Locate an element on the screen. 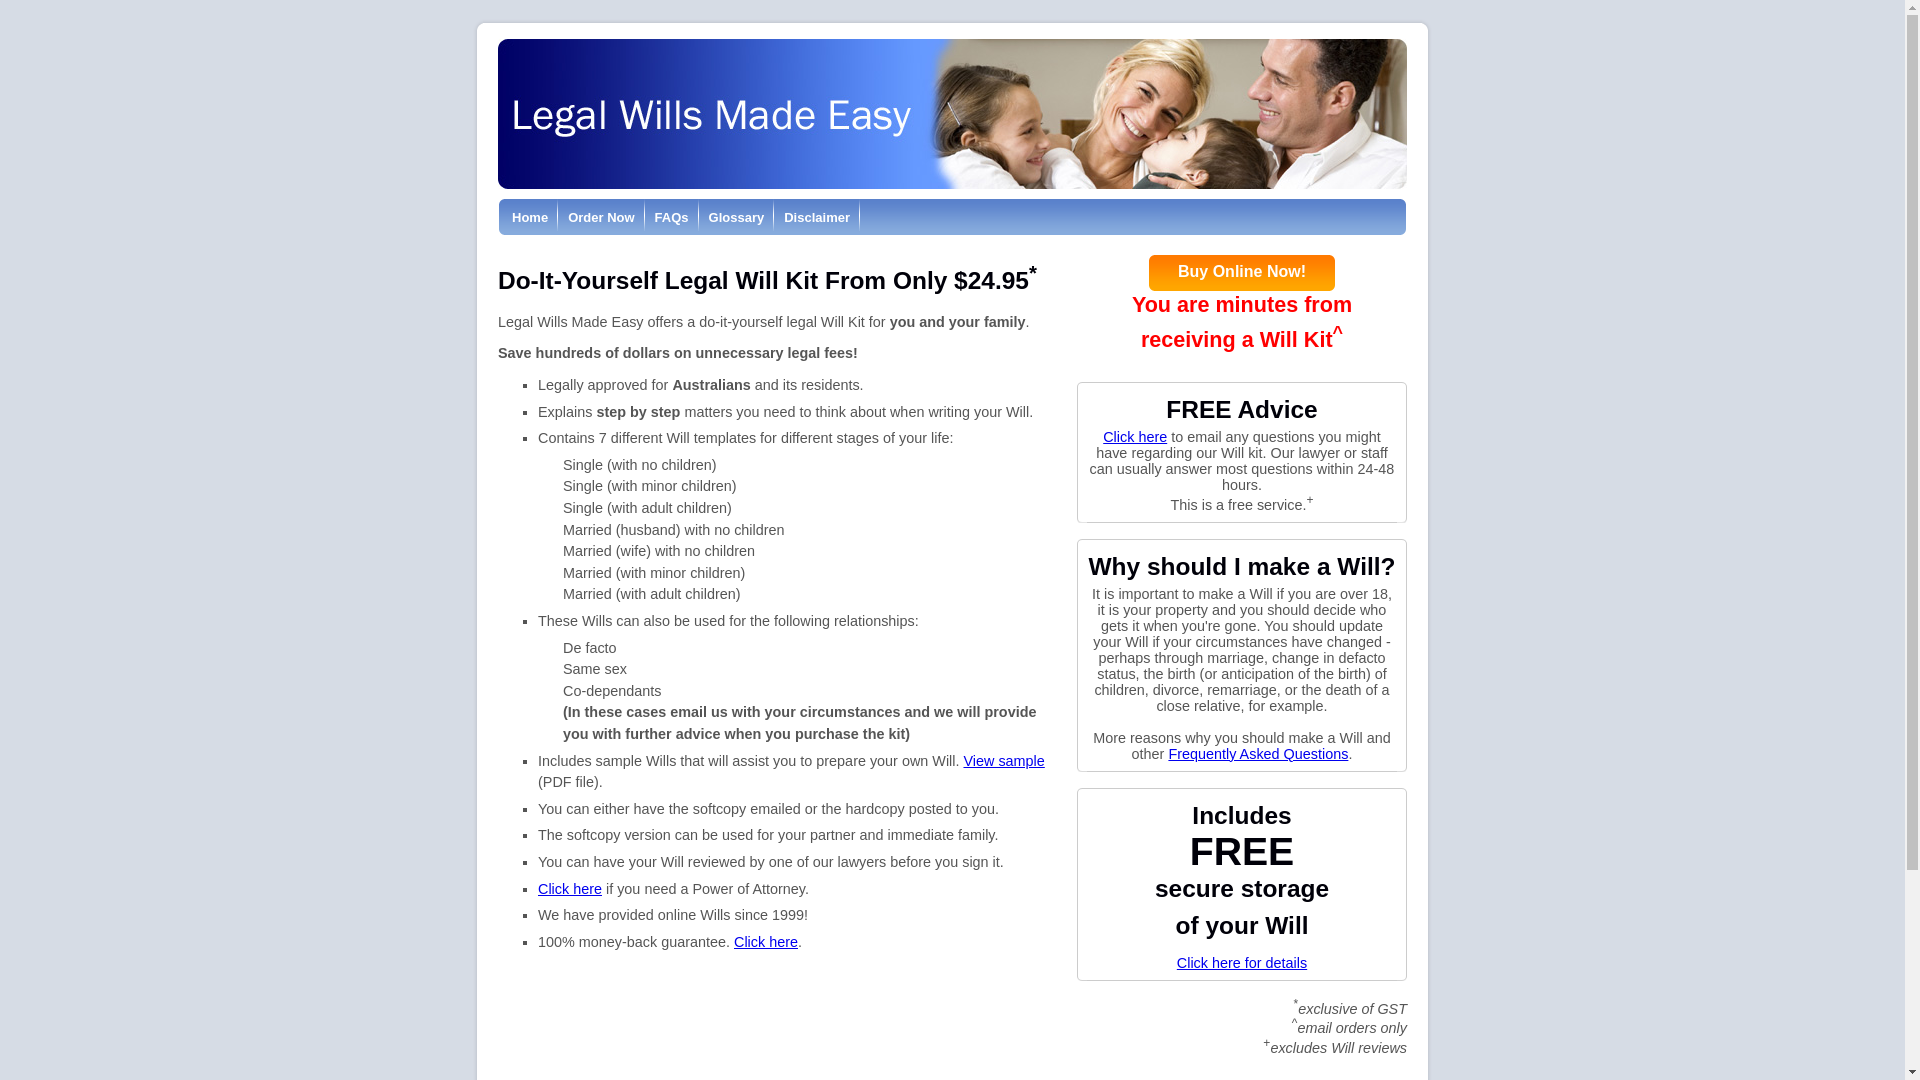 Image resolution: width=1920 pixels, height=1080 pixels. 'Home' is located at coordinates (529, 217).